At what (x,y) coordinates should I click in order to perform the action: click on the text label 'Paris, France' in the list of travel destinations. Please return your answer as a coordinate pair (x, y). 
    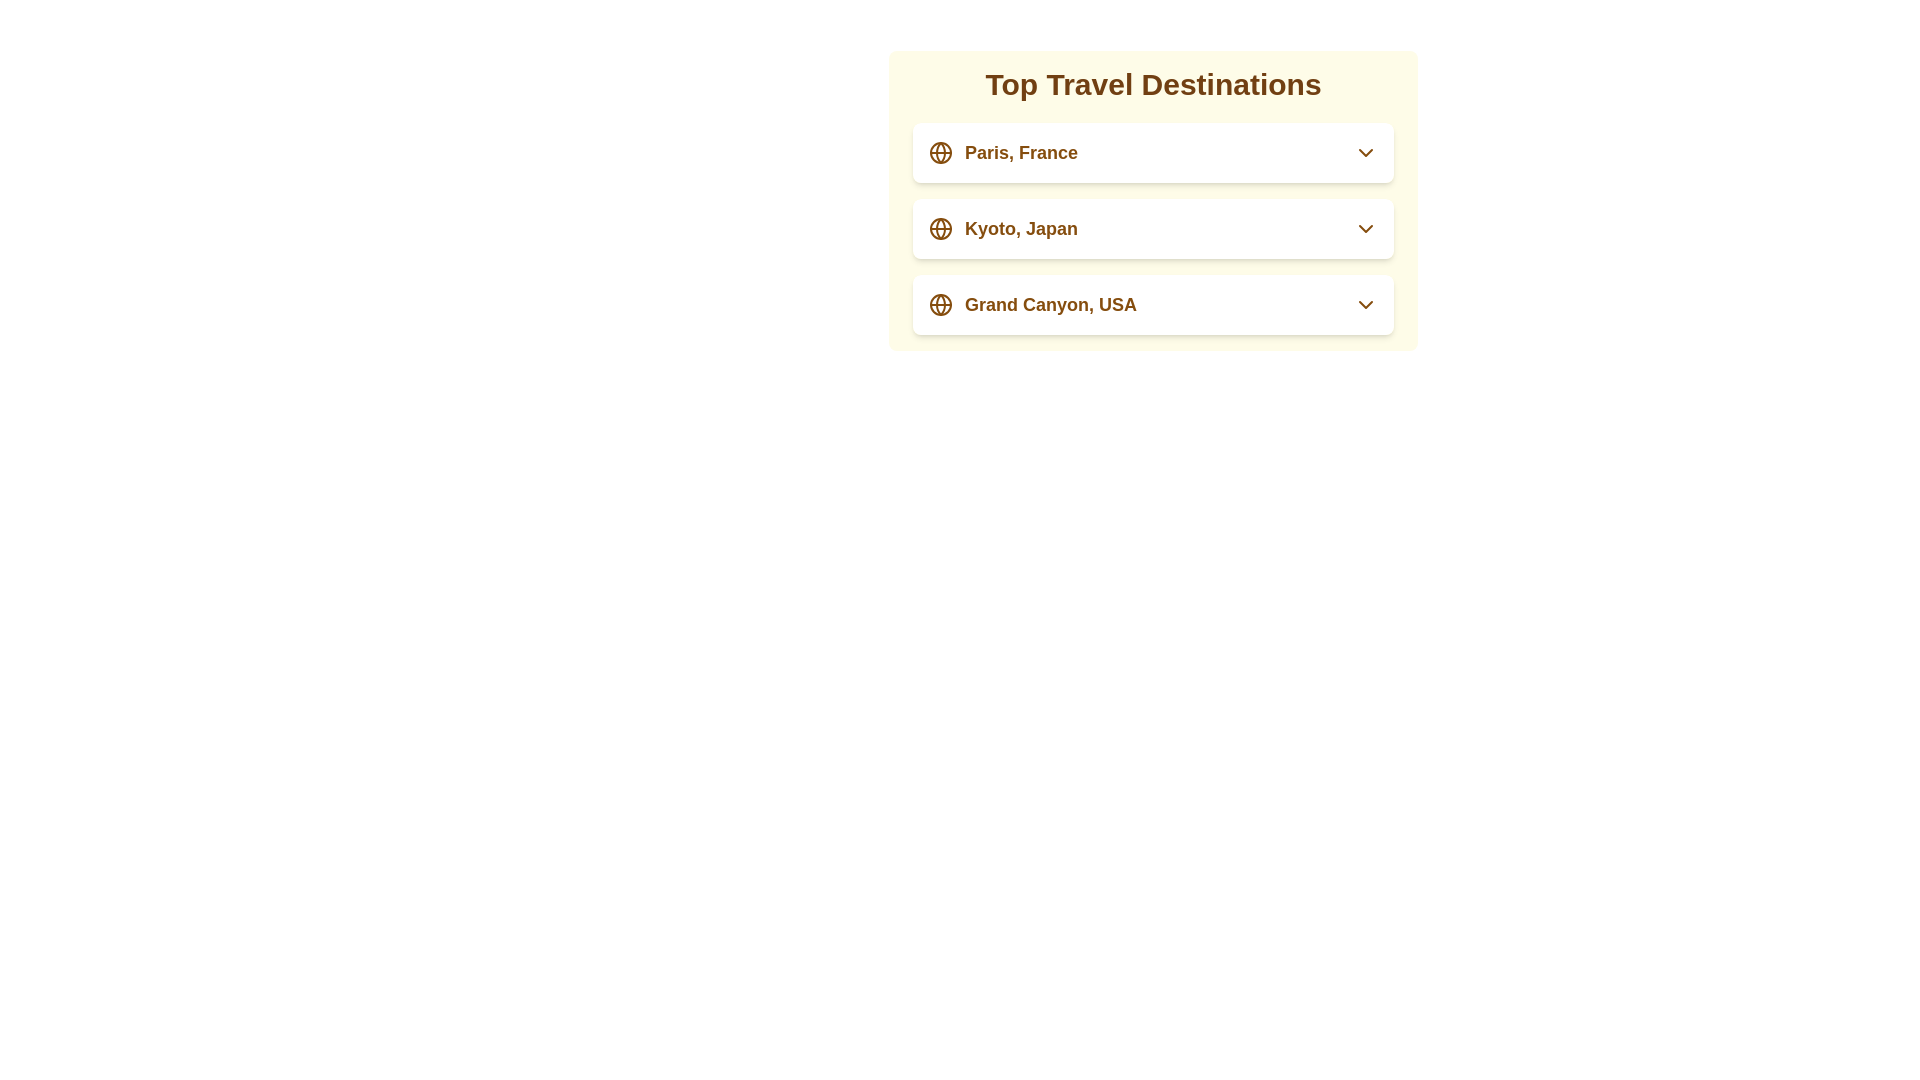
    Looking at the image, I should click on (1003, 152).